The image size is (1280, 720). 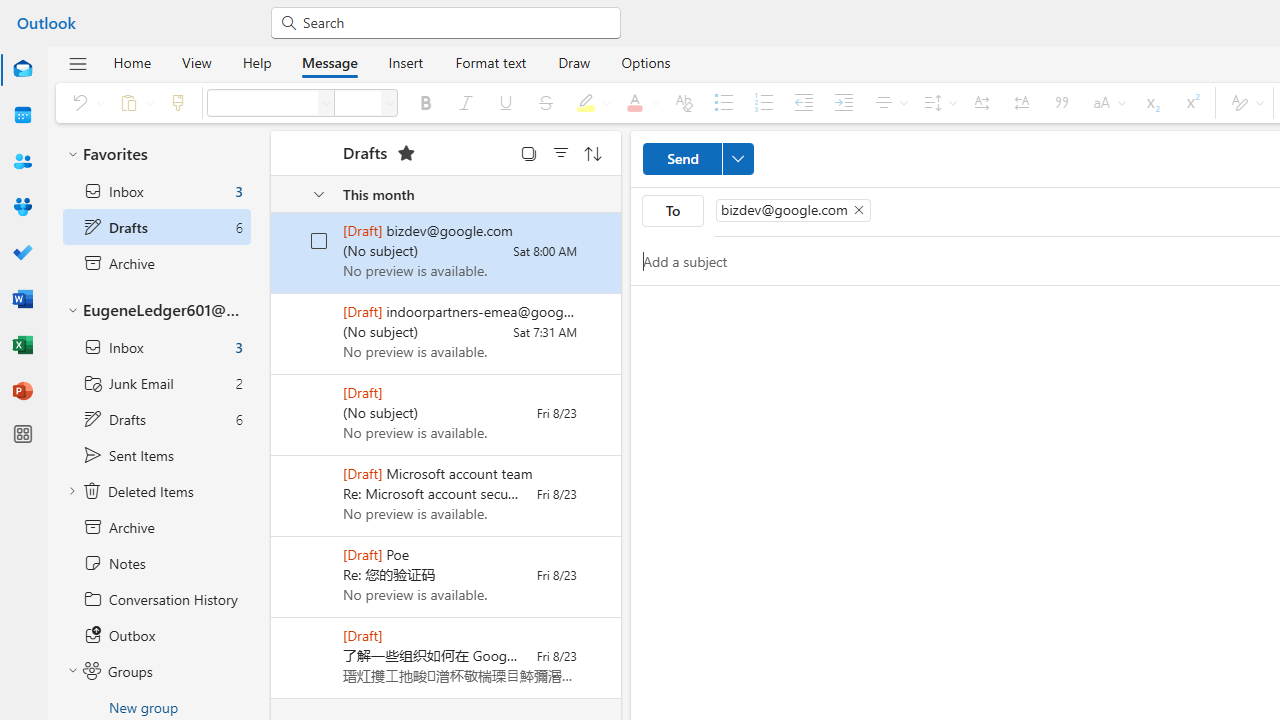 I want to click on 'Junk Email 2 items', so click(x=155, y=383).